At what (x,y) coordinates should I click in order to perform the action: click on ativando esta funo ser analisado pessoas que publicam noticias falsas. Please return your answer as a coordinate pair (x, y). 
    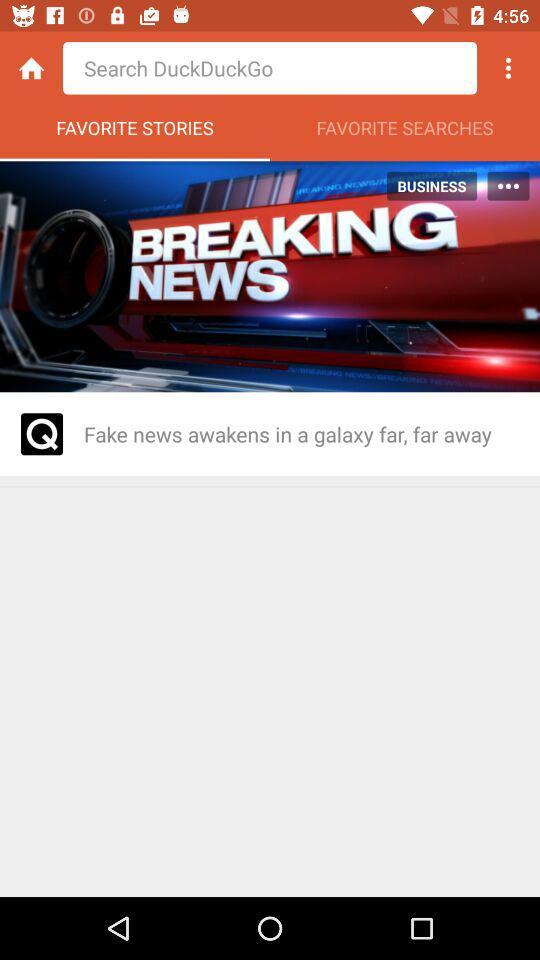
    Looking at the image, I should click on (42, 434).